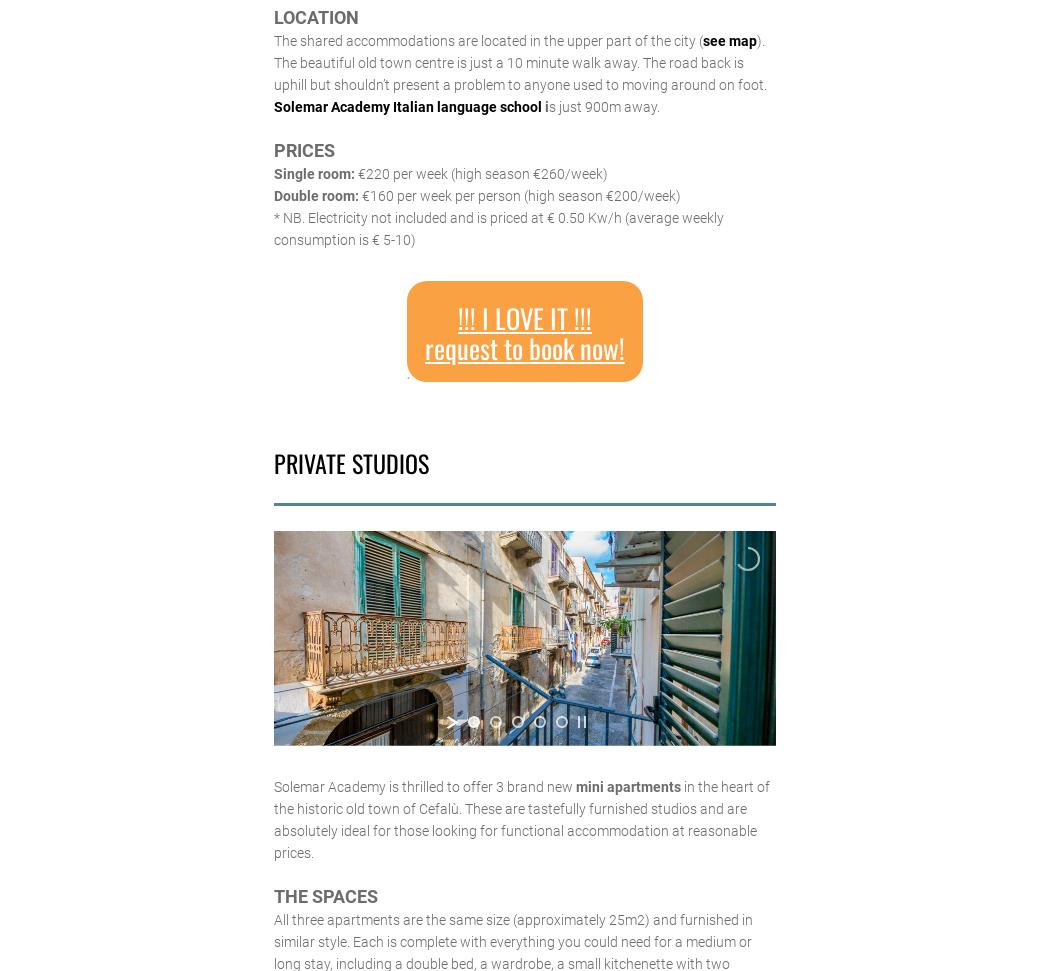  What do you see at coordinates (357, 193) in the screenshot?
I see `'€160 per week per person (high season €200/week)'` at bounding box center [357, 193].